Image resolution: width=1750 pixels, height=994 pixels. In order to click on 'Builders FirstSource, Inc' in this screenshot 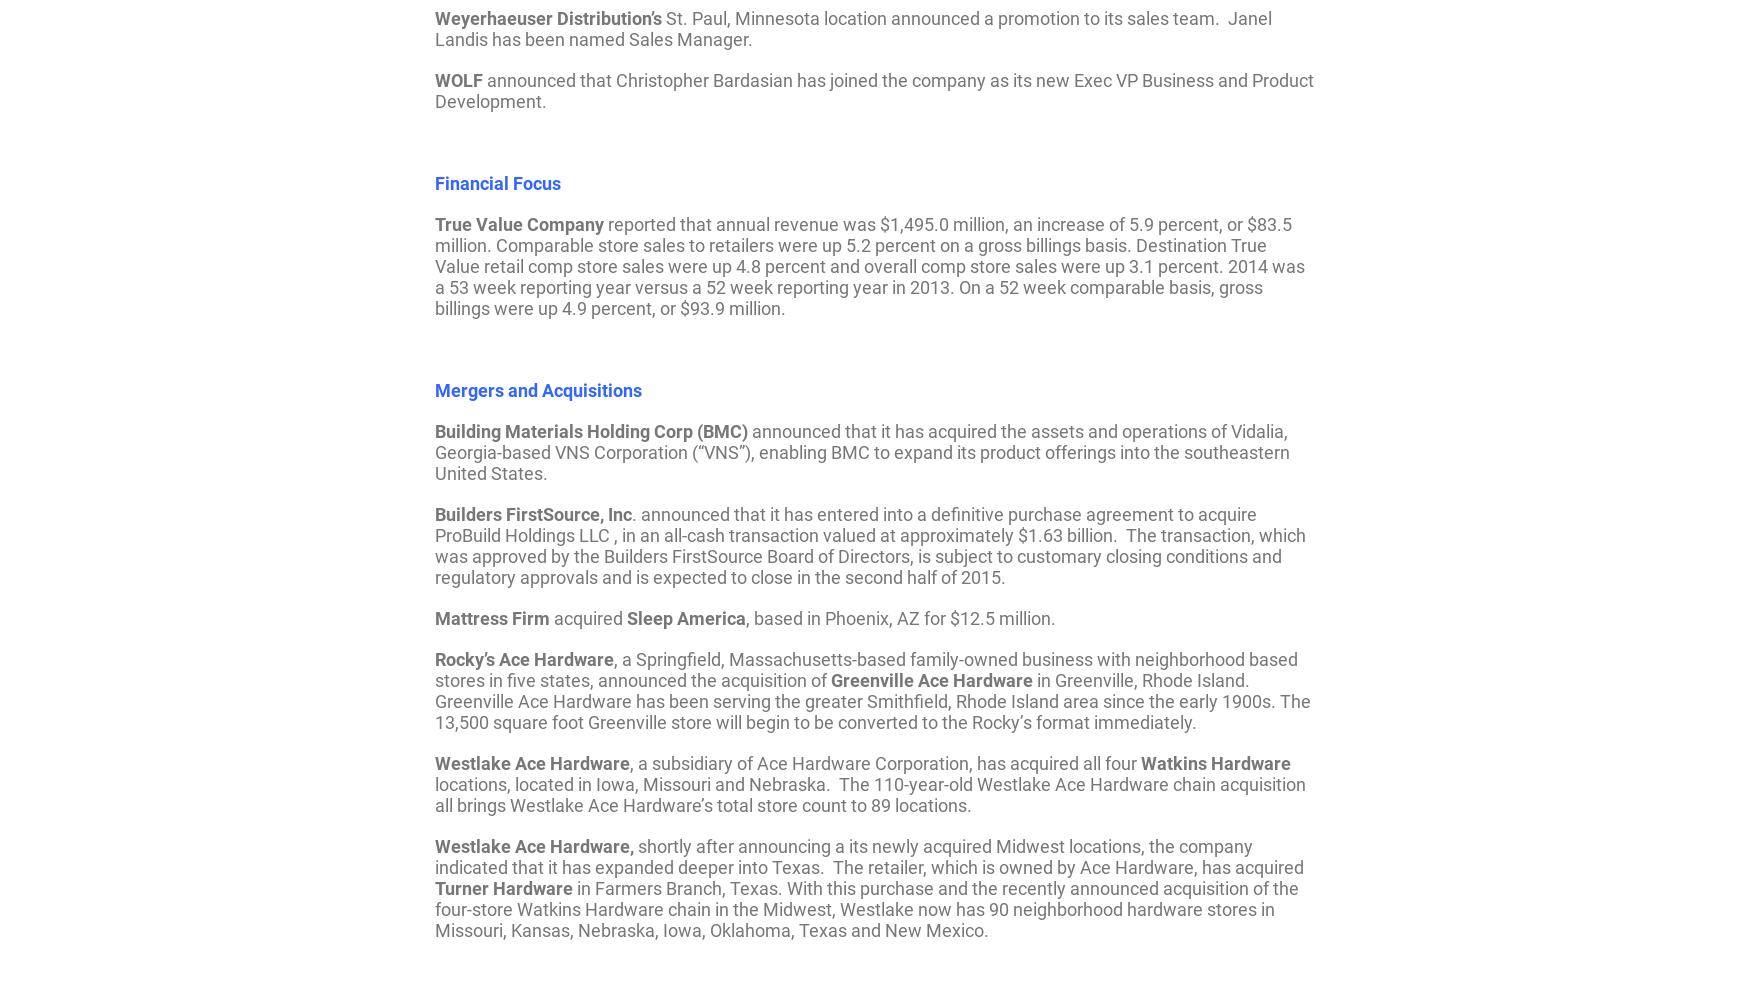, I will do `click(532, 513)`.